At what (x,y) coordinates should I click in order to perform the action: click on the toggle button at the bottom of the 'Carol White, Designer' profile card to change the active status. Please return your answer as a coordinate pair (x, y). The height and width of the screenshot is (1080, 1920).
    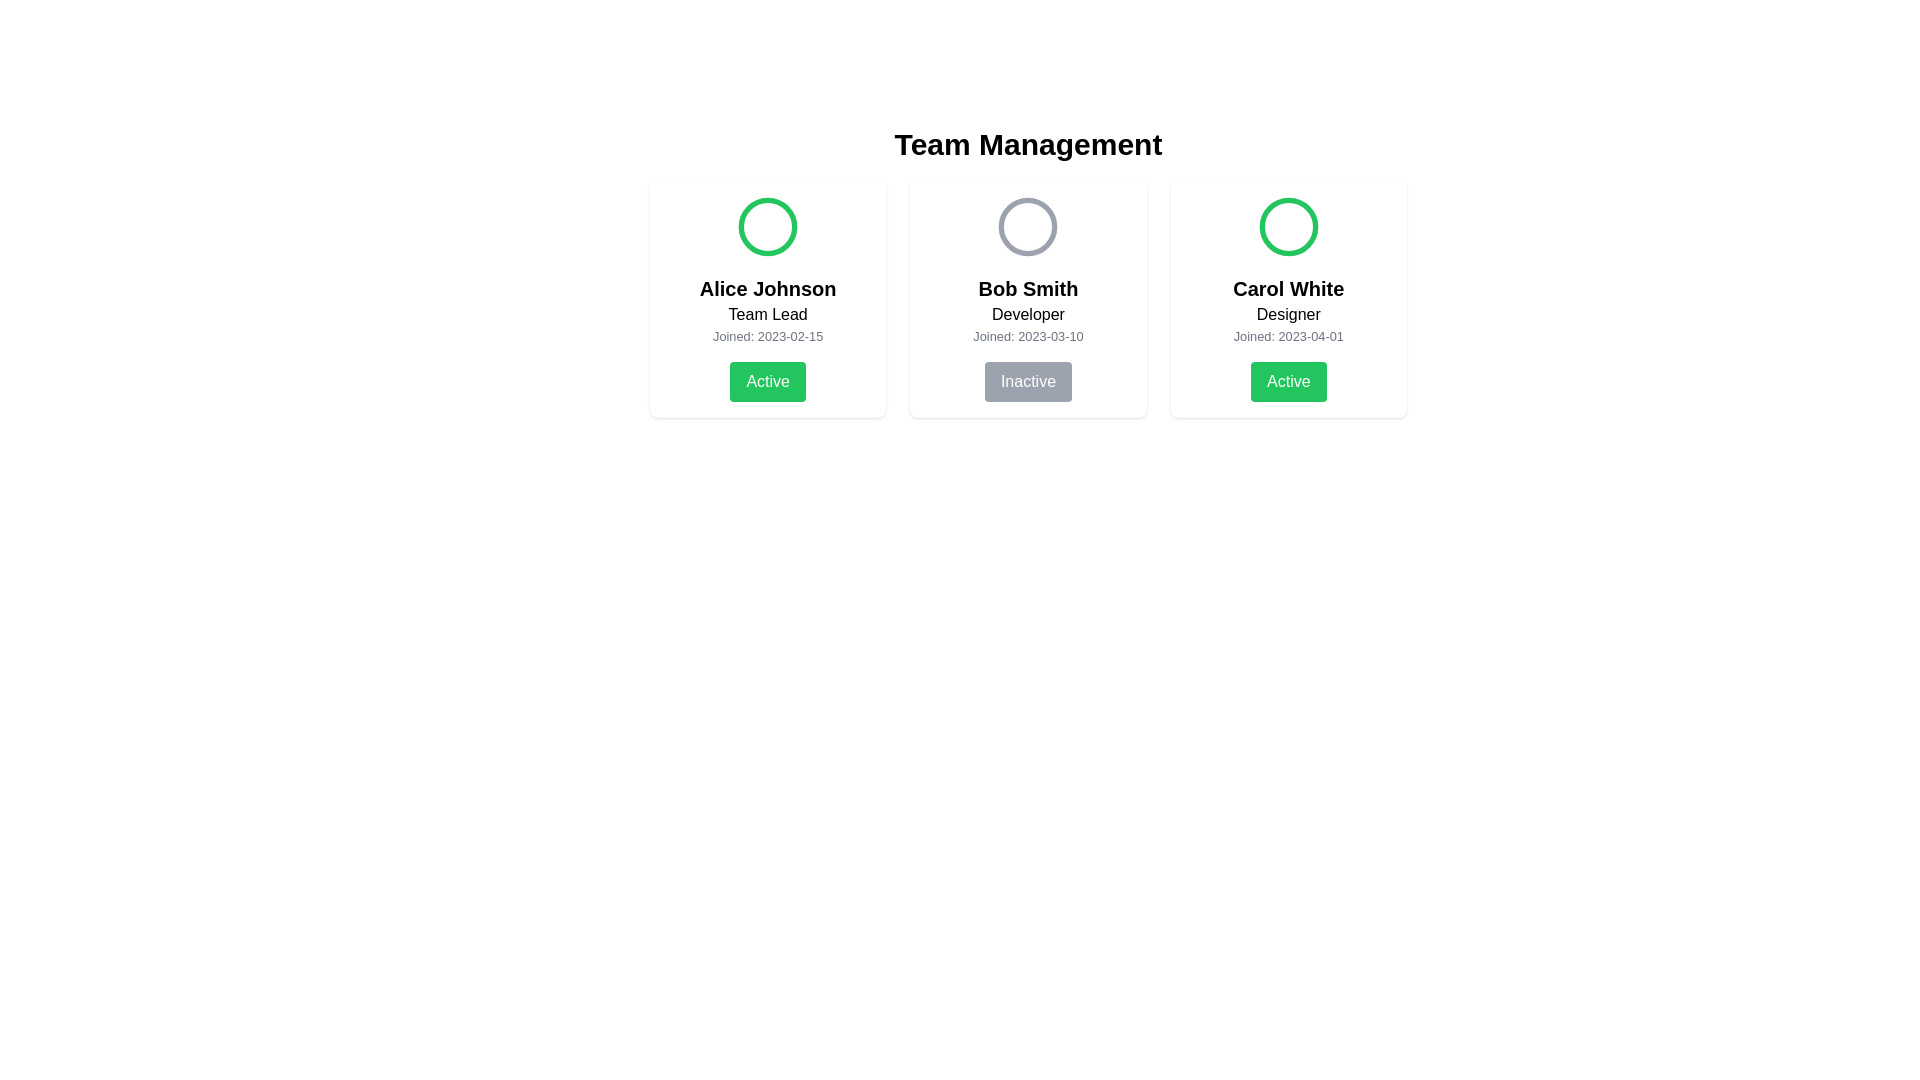
    Looking at the image, I should click on (1288, 382).